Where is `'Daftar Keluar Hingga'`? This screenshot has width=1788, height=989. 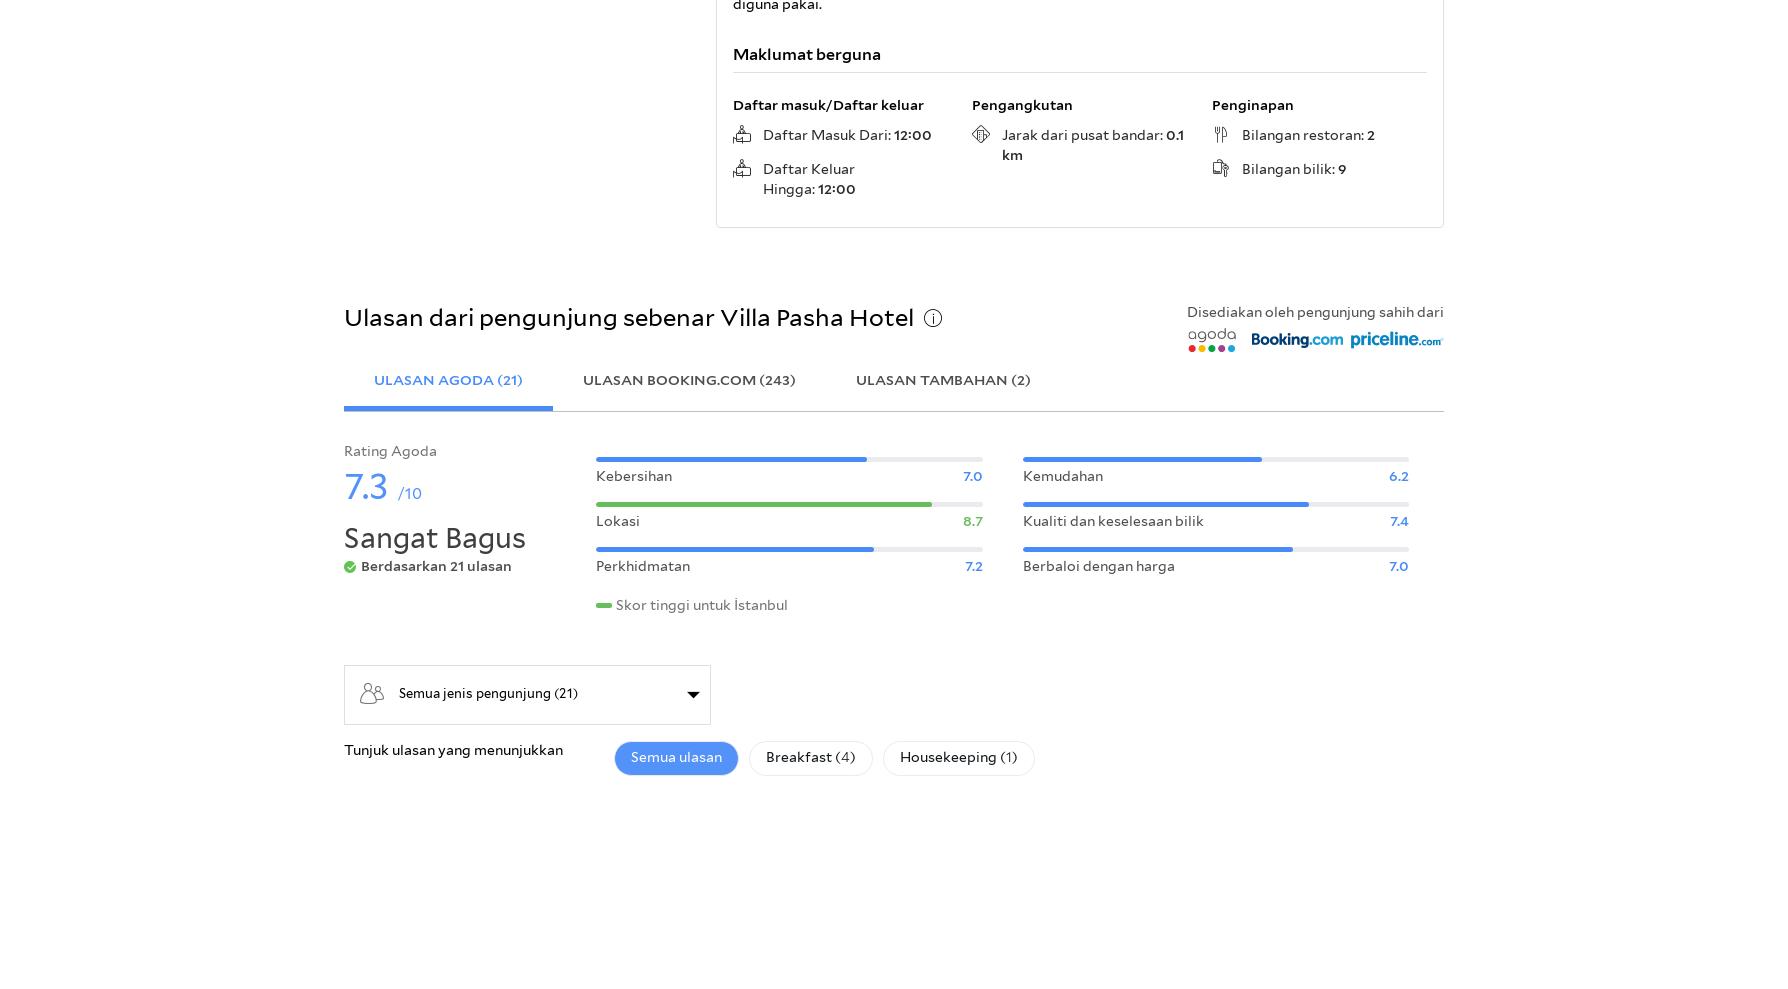 'Daftar Keluar Hingga' is located at coordinates (761, 178).